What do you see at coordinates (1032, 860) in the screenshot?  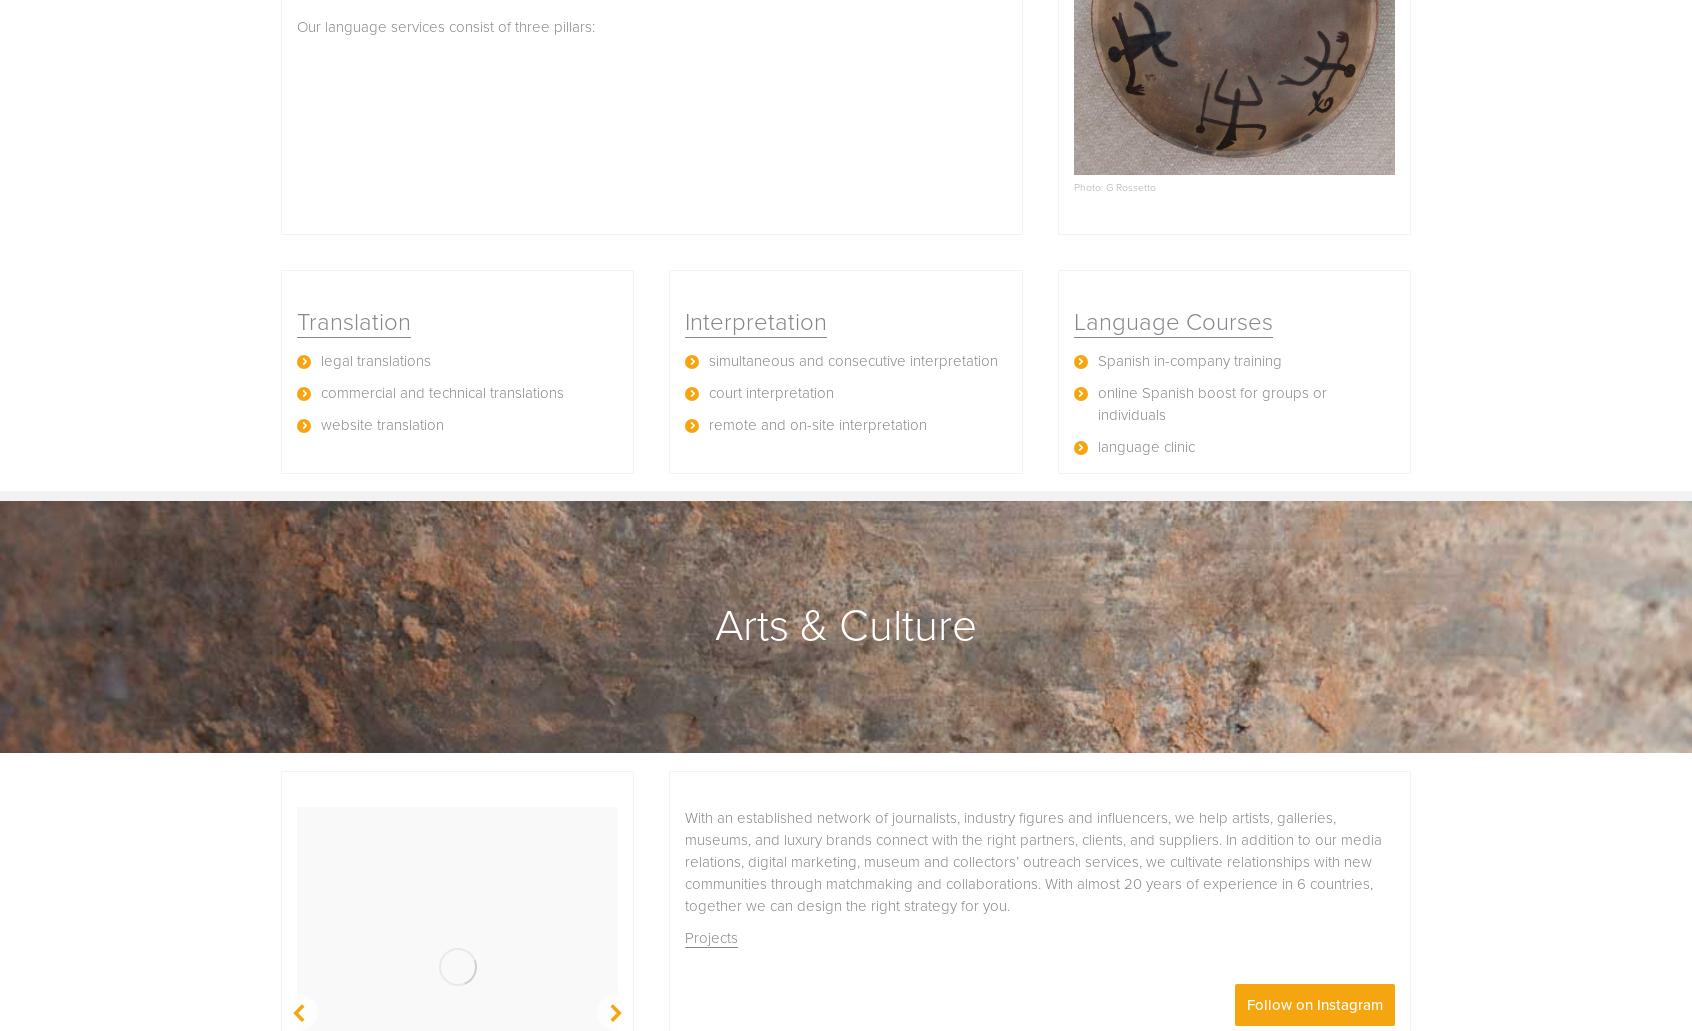 I see `'With an established network of journalists, industry figures and influencers, we help artists, galleries, museums, and luxury brands connect with the right partners, clients, and suppliers. In addition to our media relations, digital marketing, museum and collectors’ outreach services, we cultivate relationships with new communities through matchmaking and collaborations. With almost 20 years of experience in 6 countries, together we can design the right strategy for you.'` at bounding box center [1032, 860].